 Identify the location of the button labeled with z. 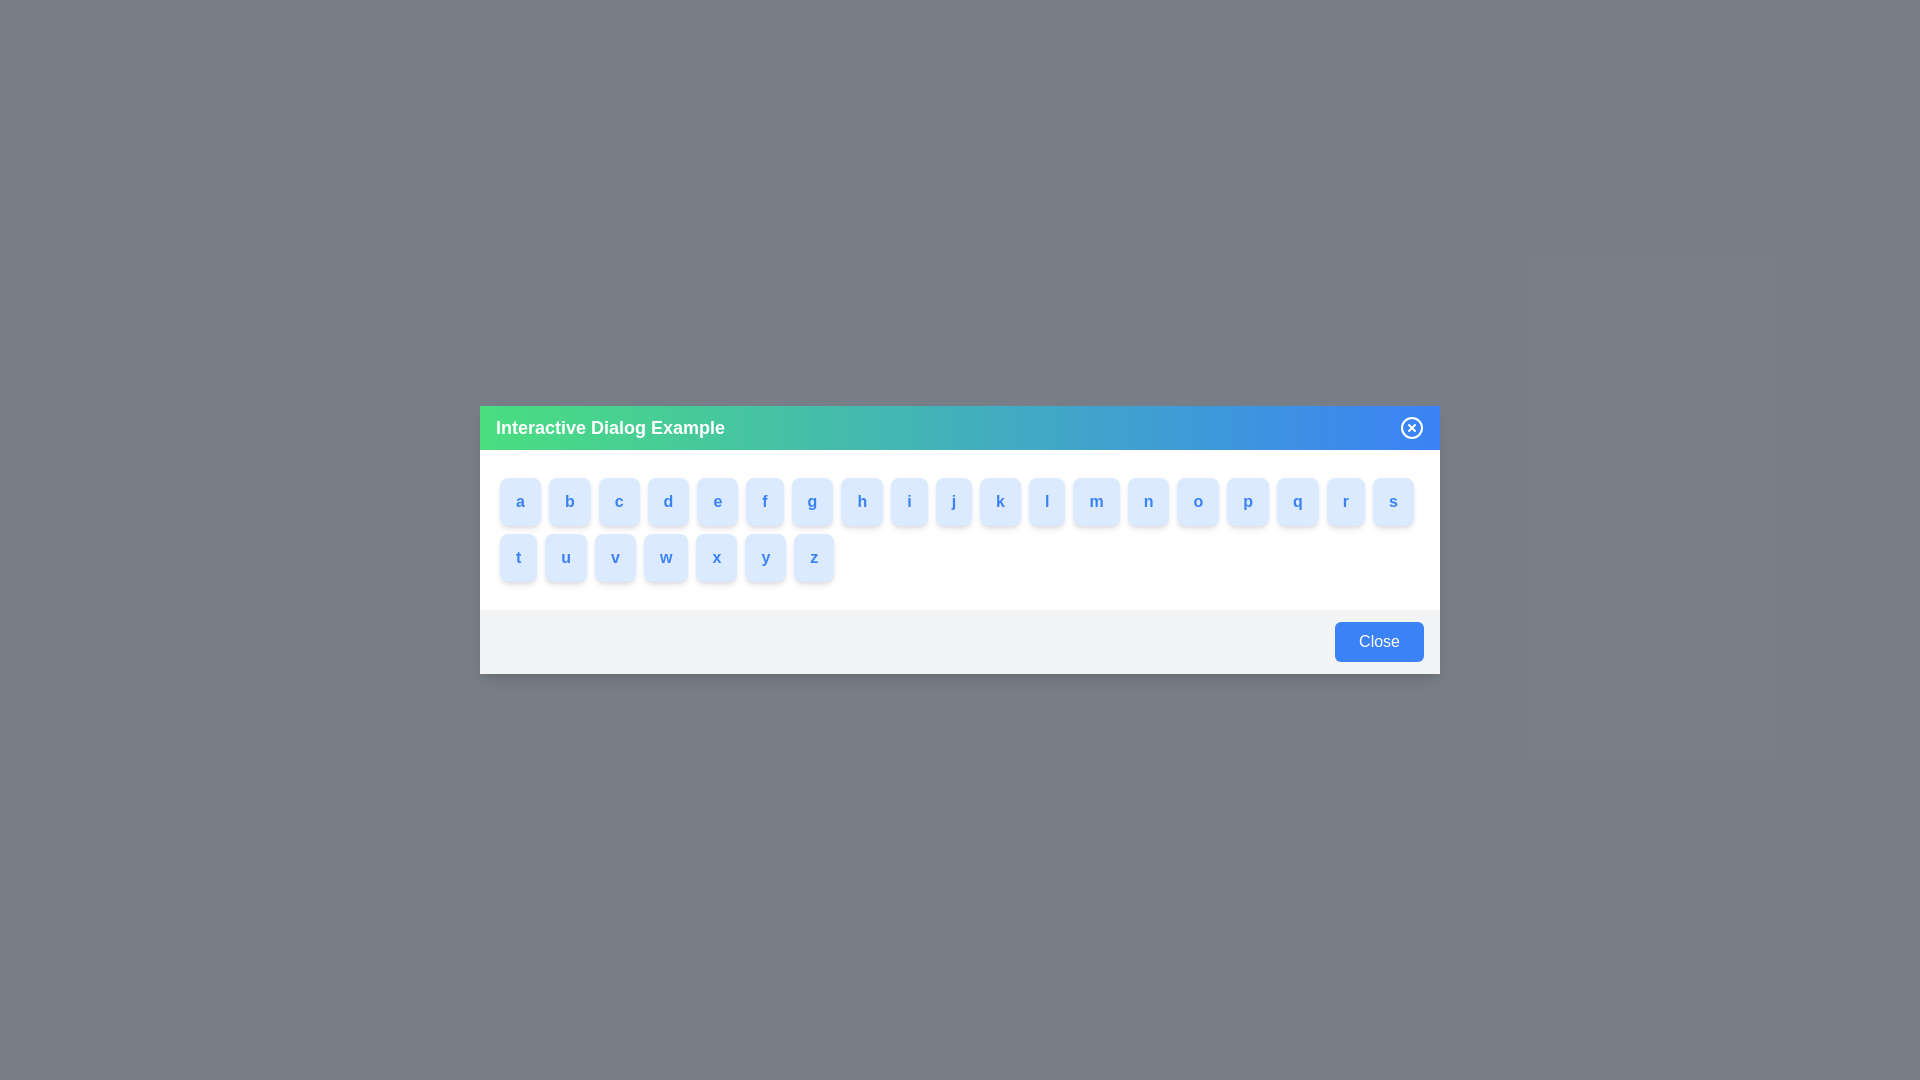
(820, 558).